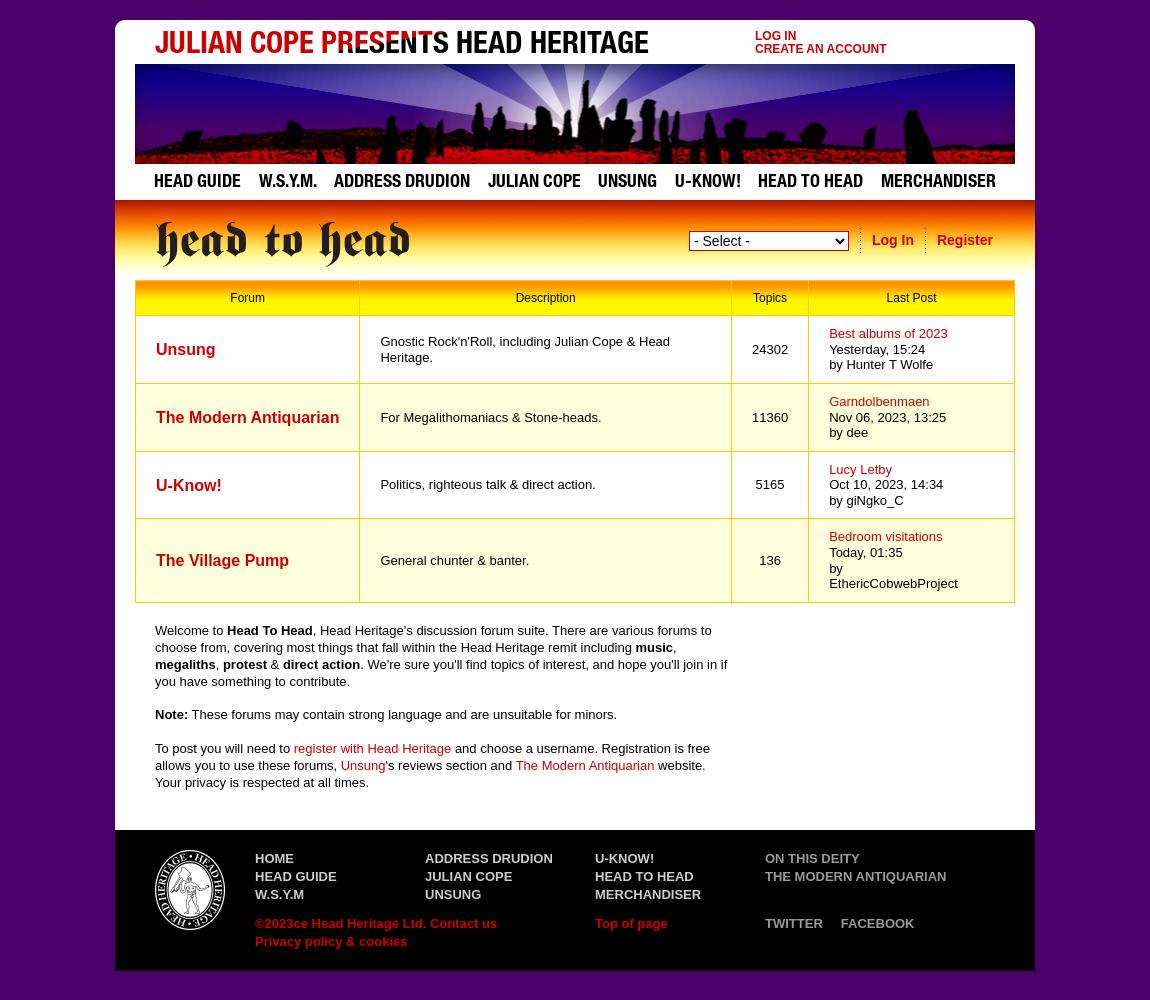  I want to click on 'by Hunter T Wolfe', so click(881, 363).